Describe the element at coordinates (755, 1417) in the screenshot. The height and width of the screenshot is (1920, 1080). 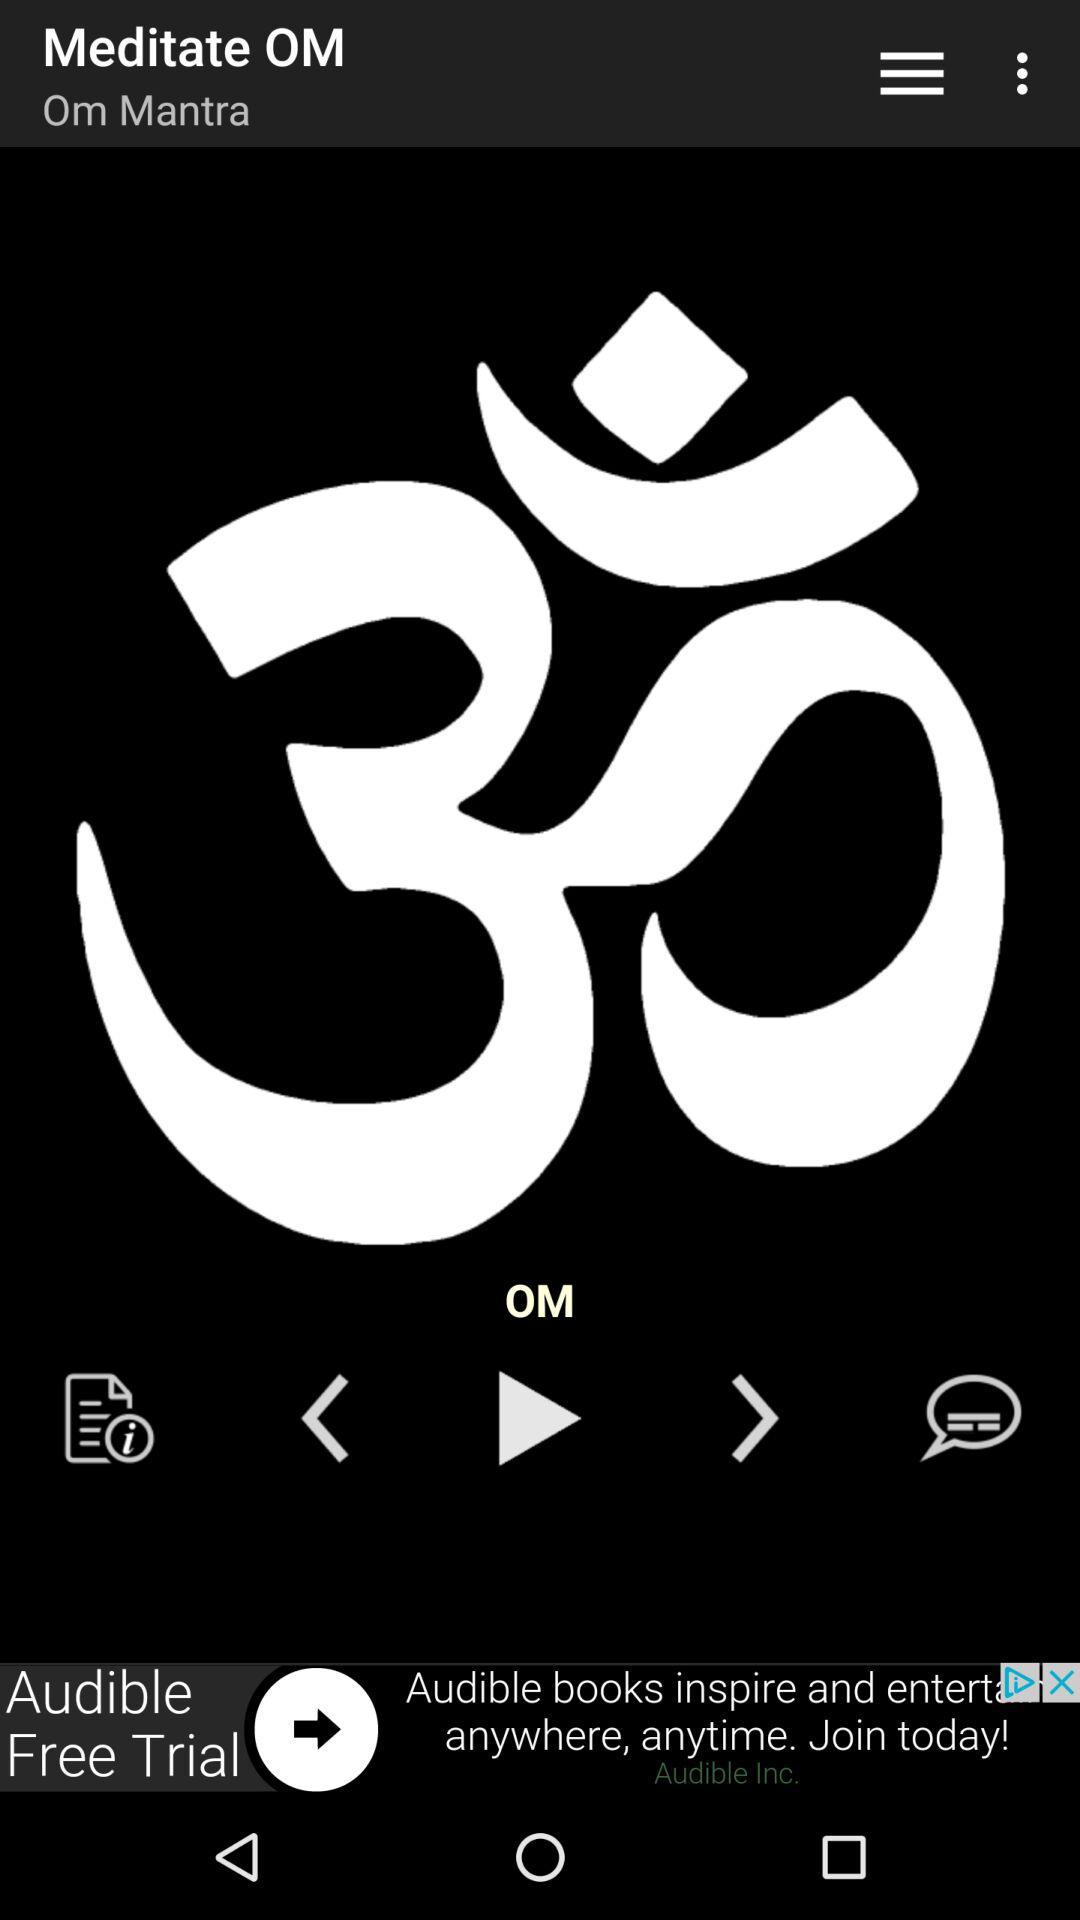
I see `next` at that location.